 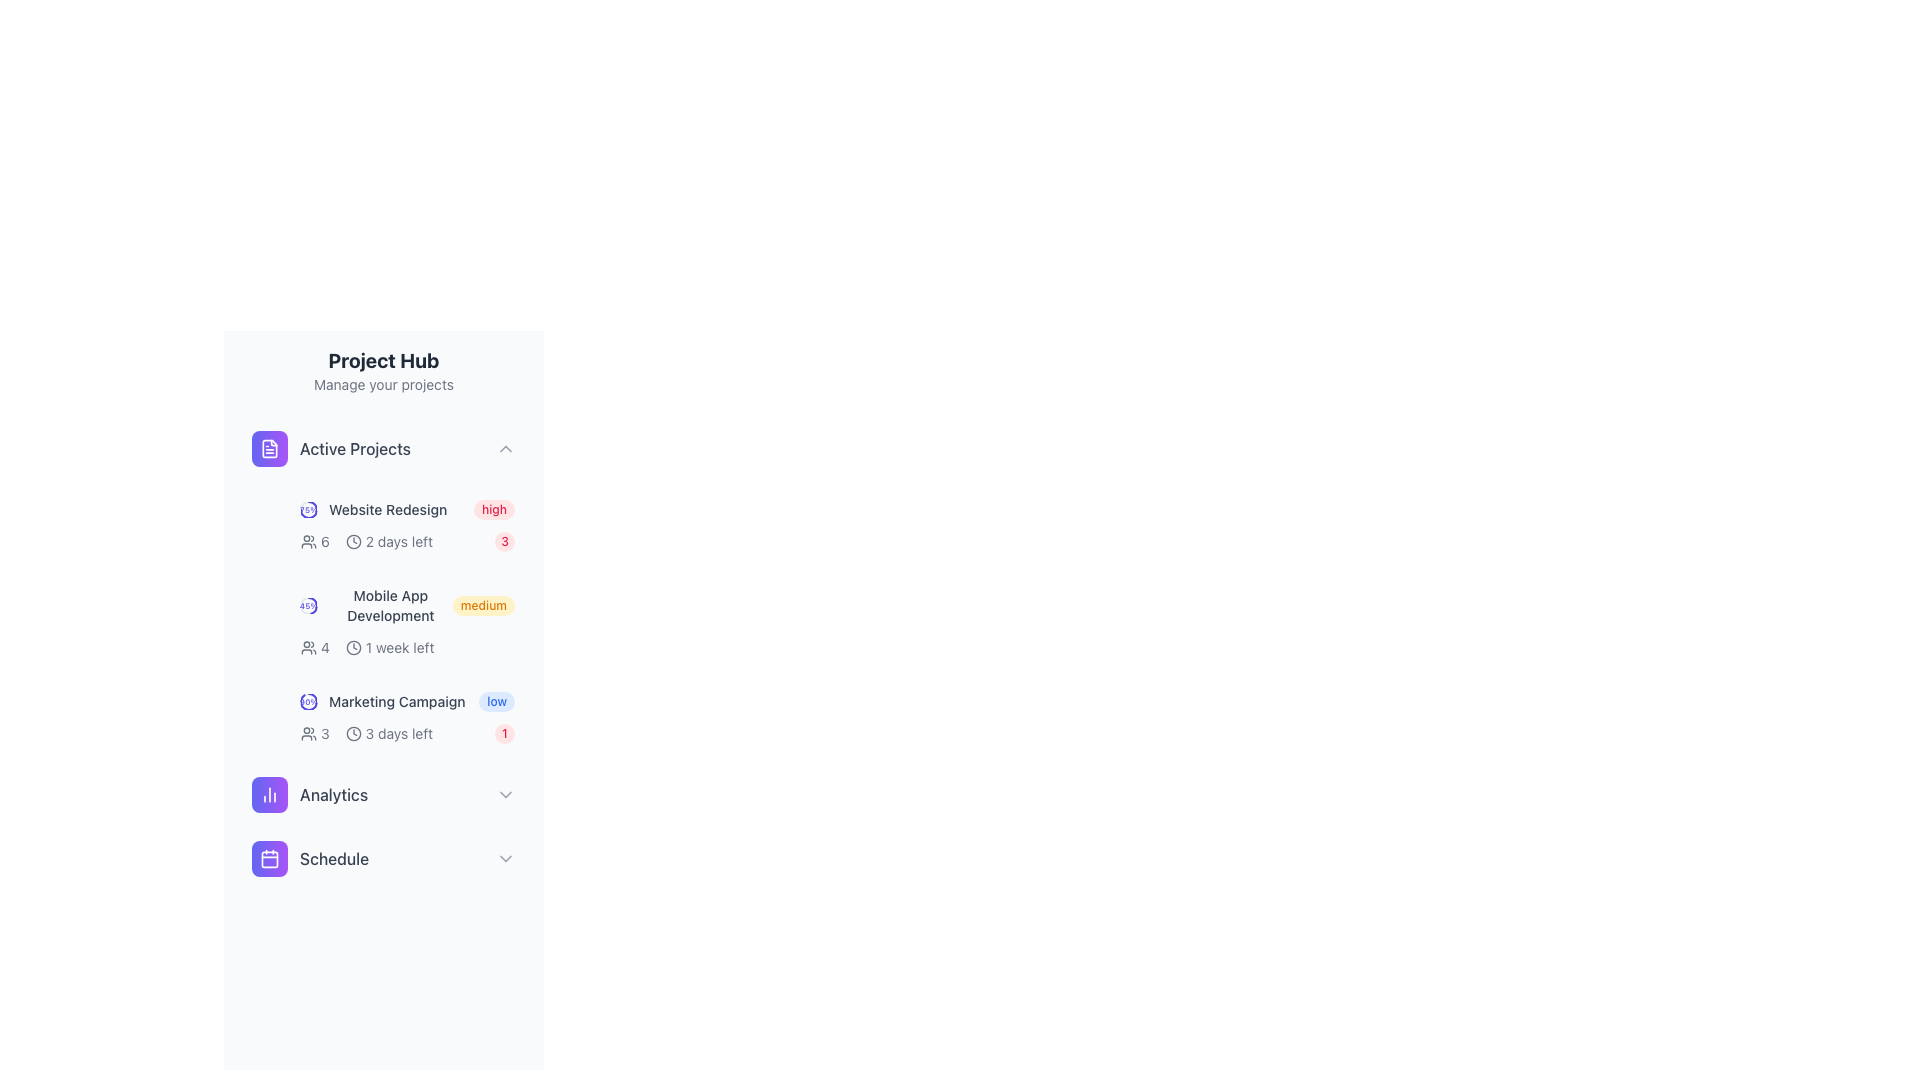 What do you see at coordinates (407, 620) in the screenshot?
I see `the collapsible card titled 'Mobile App Development' to note the priority 'Medium Priority' highlighted in amber and the remaining time '1 week left'` at bounding box center [407, 620].